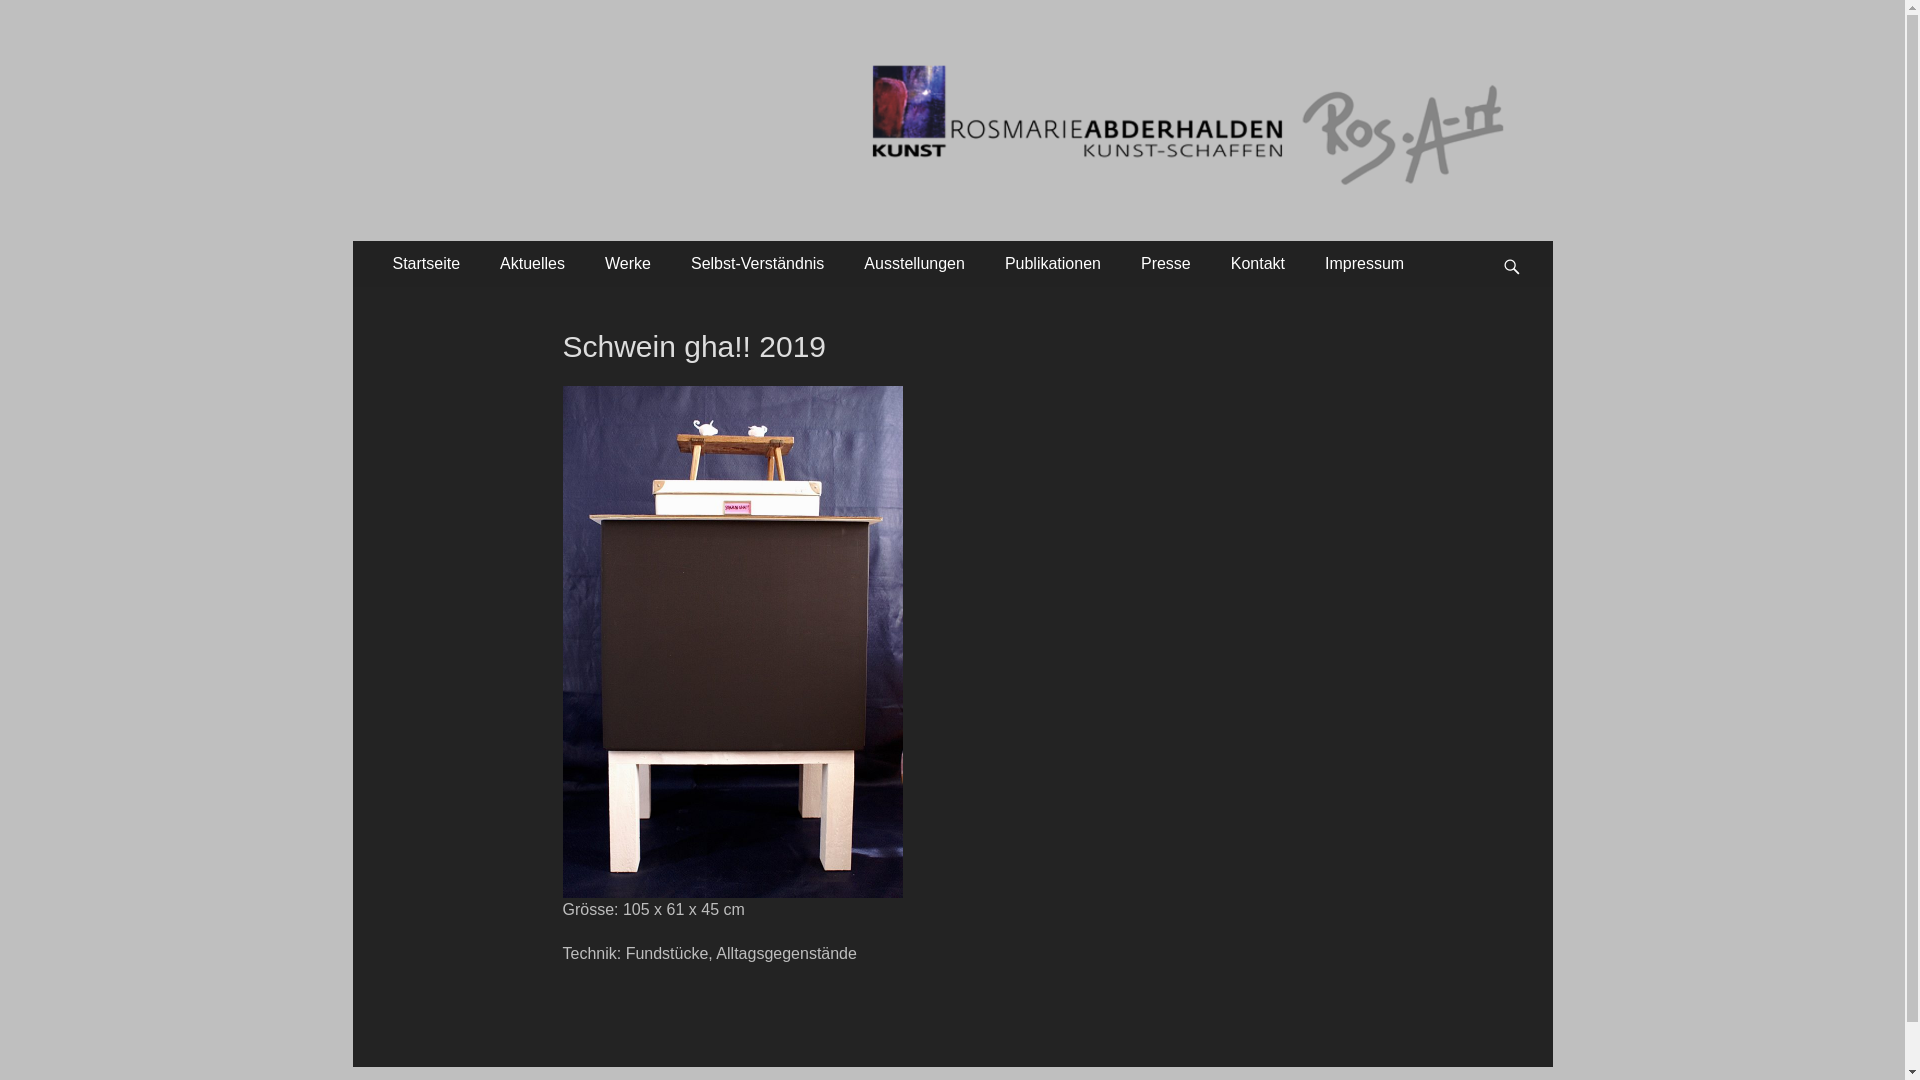  What do you see at coordinates (1051, 262) in the screenshot?
I see `'Publikationen'` at bounding box center [1051, 262].